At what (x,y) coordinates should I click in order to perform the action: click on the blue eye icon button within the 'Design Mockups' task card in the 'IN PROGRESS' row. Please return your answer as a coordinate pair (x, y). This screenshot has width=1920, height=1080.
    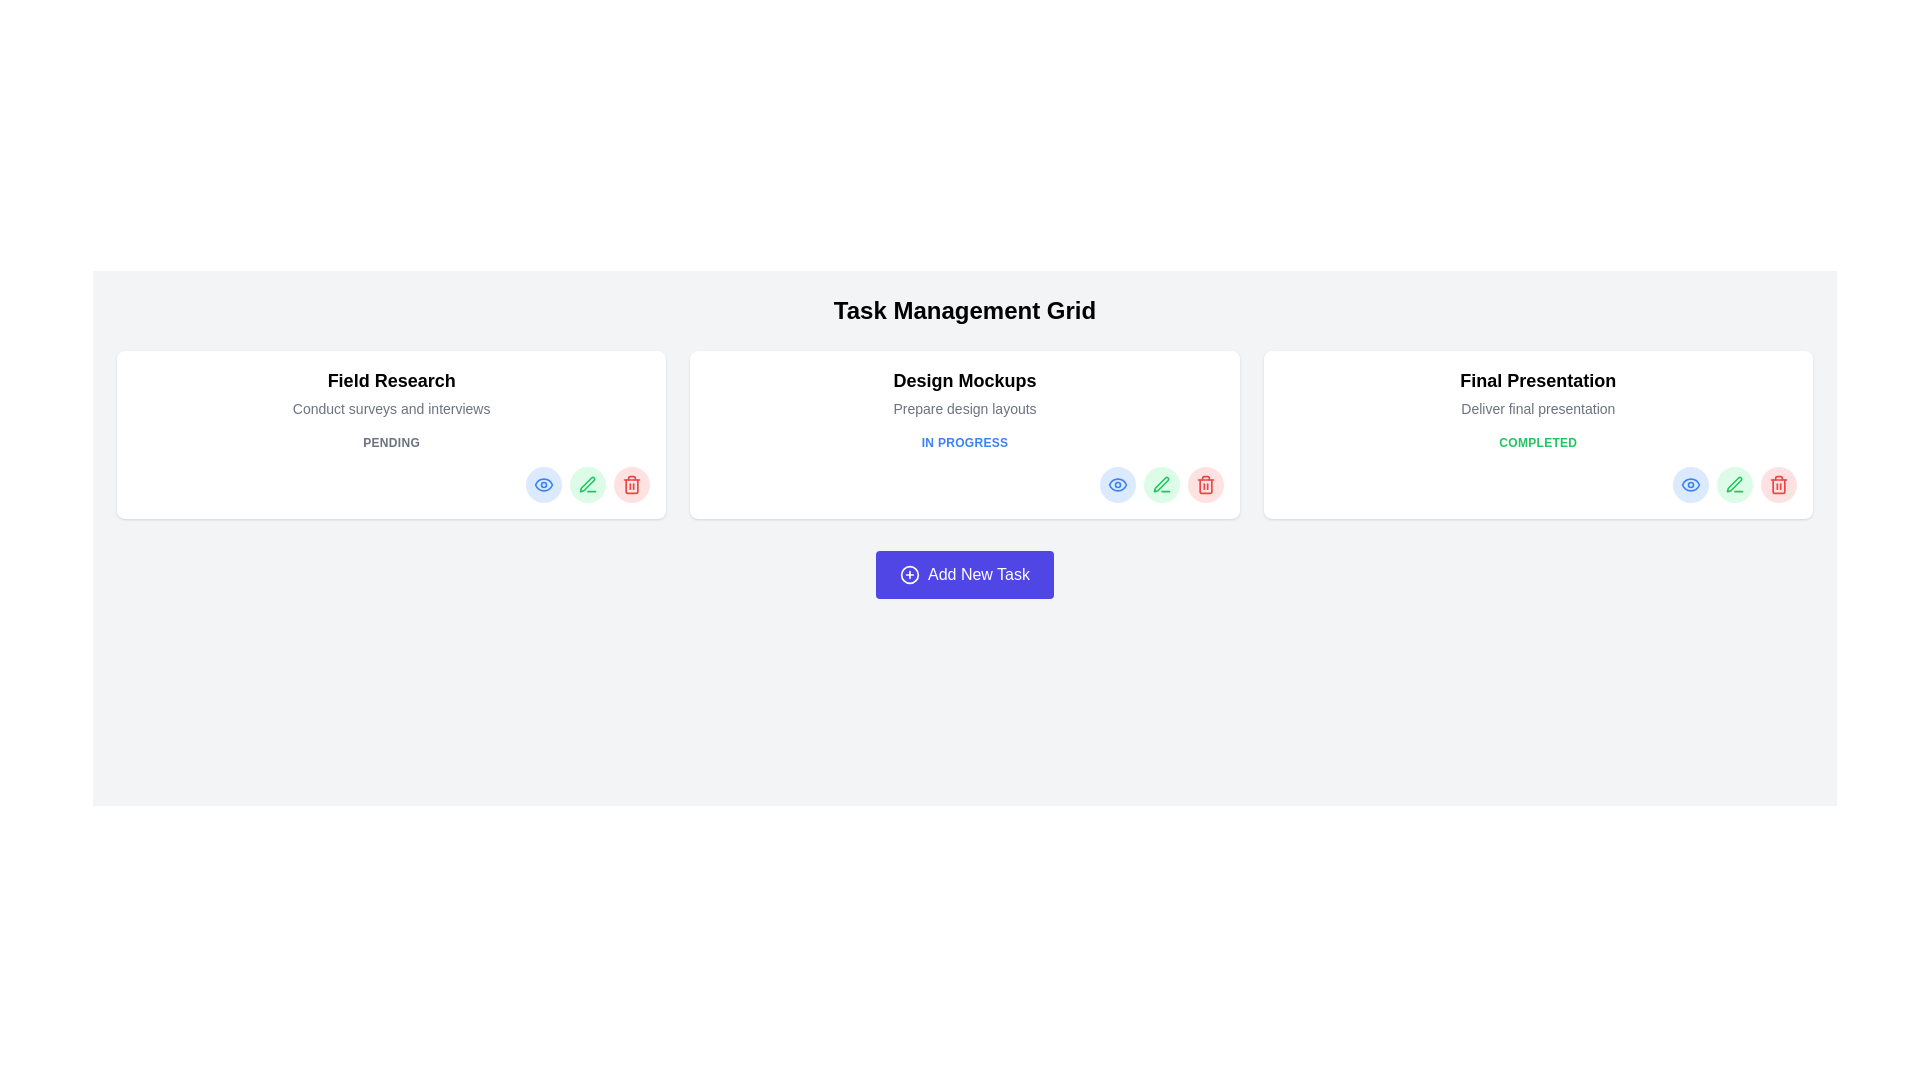
    Looking at the image, I should click on (1116, 485).